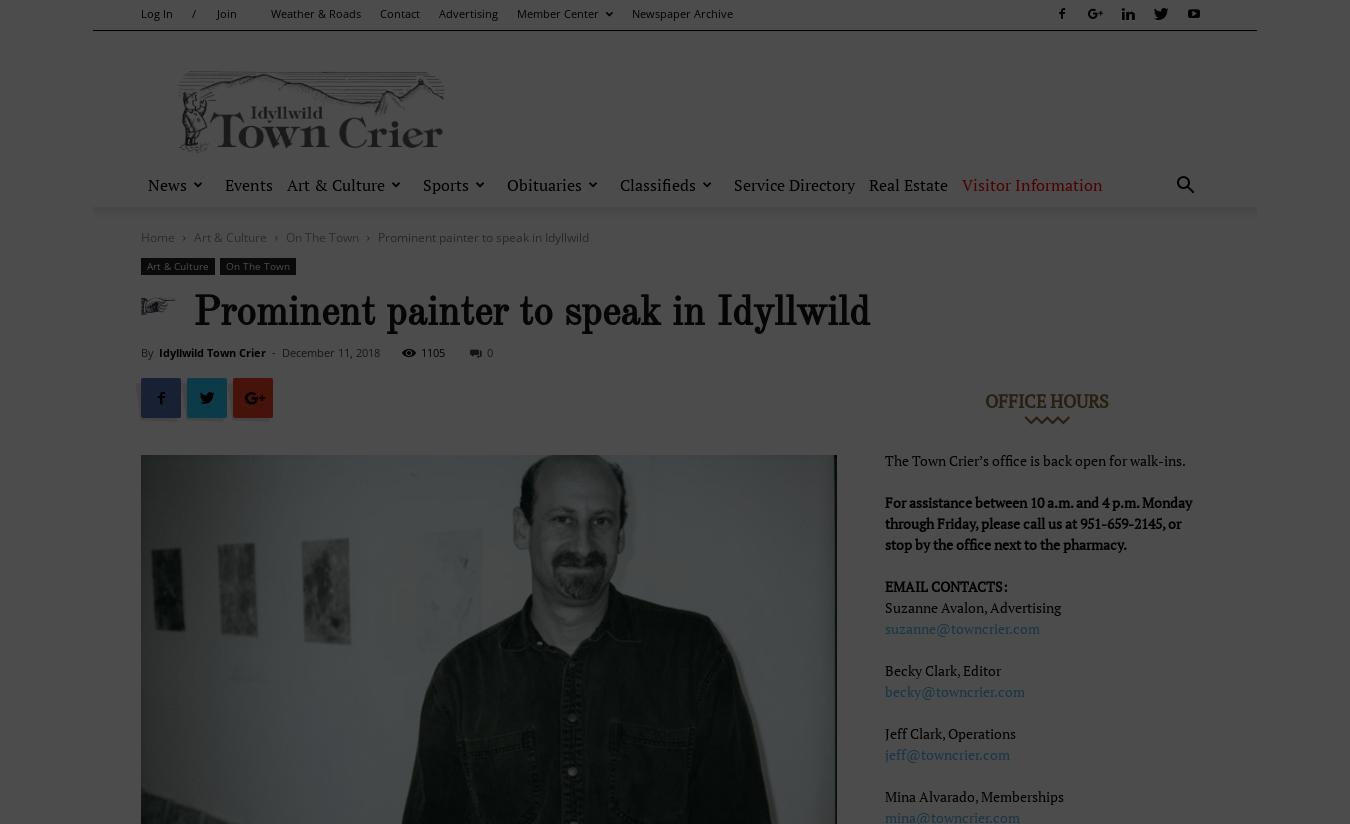  I want to click on 'December 11, 2018', so click(330, 351).